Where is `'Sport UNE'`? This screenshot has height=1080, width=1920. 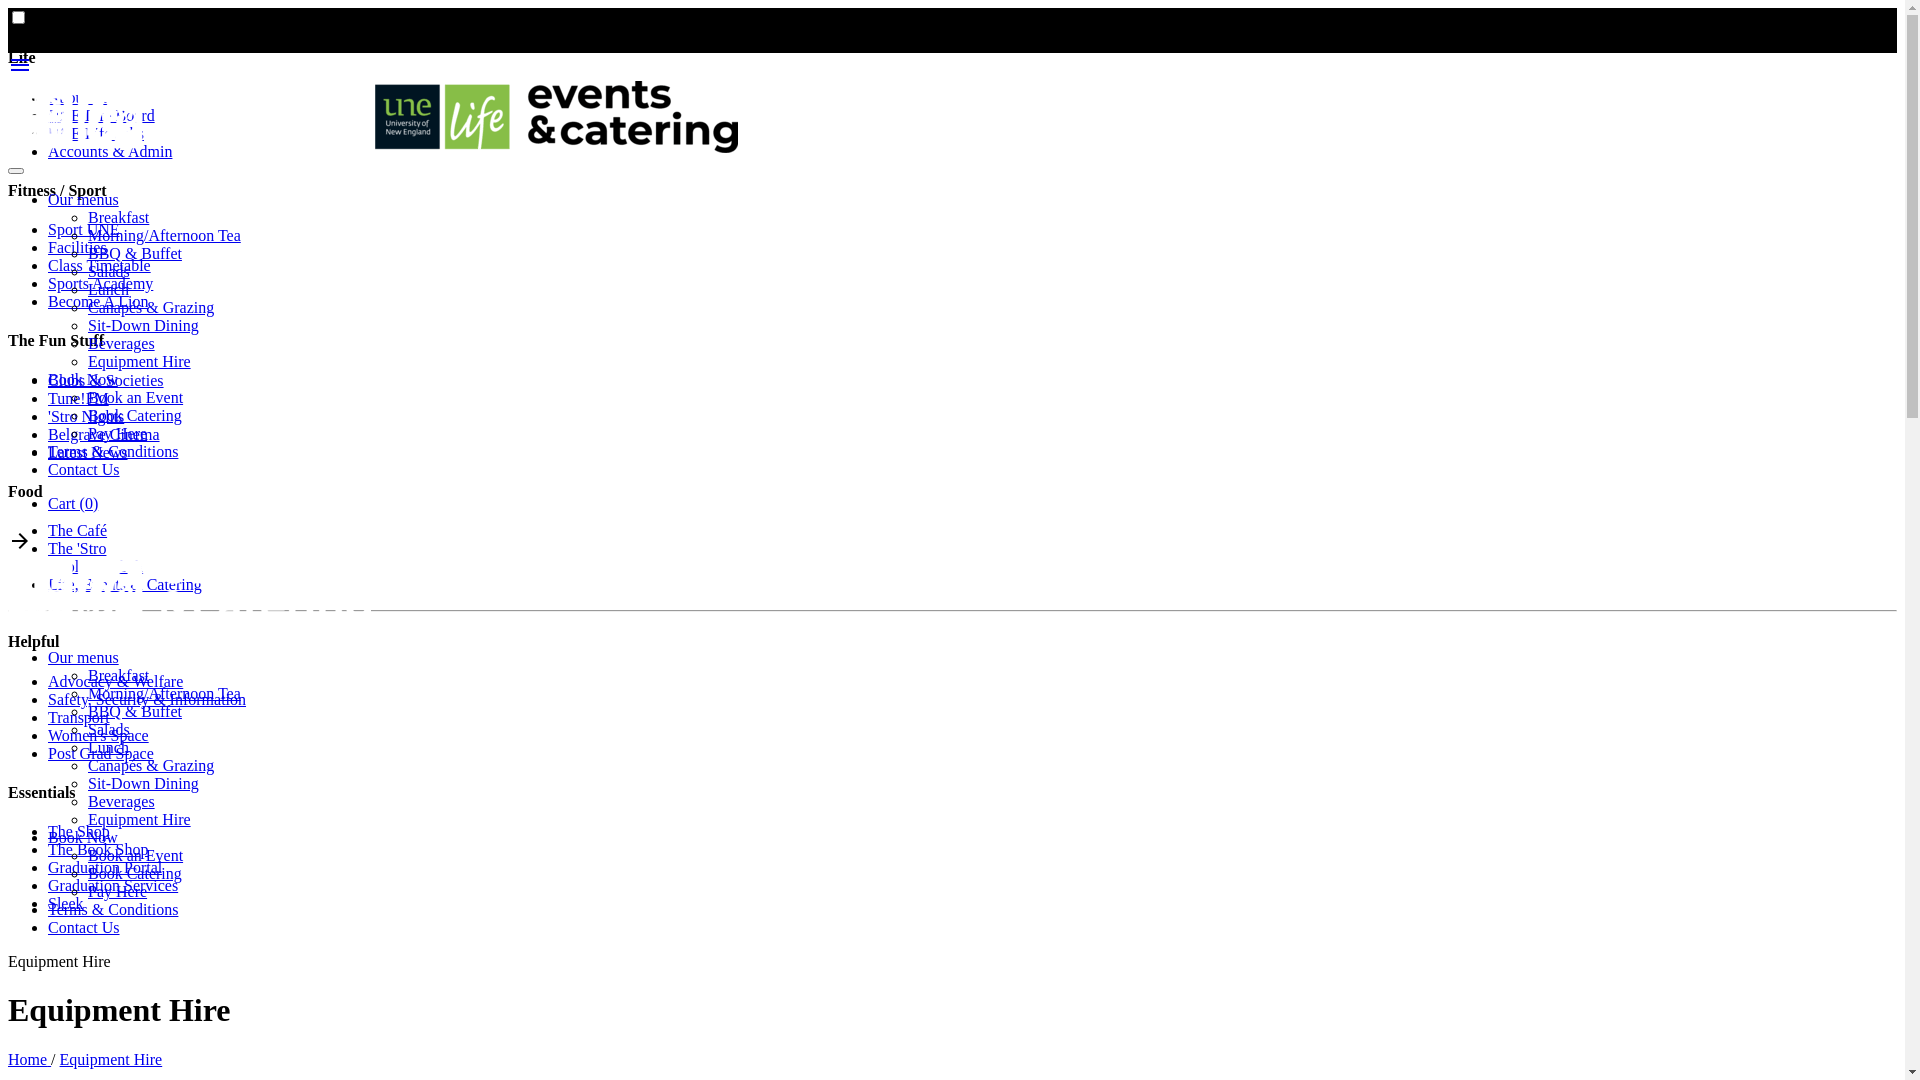 'Sport UNE' is located at coordinates (82, 228).